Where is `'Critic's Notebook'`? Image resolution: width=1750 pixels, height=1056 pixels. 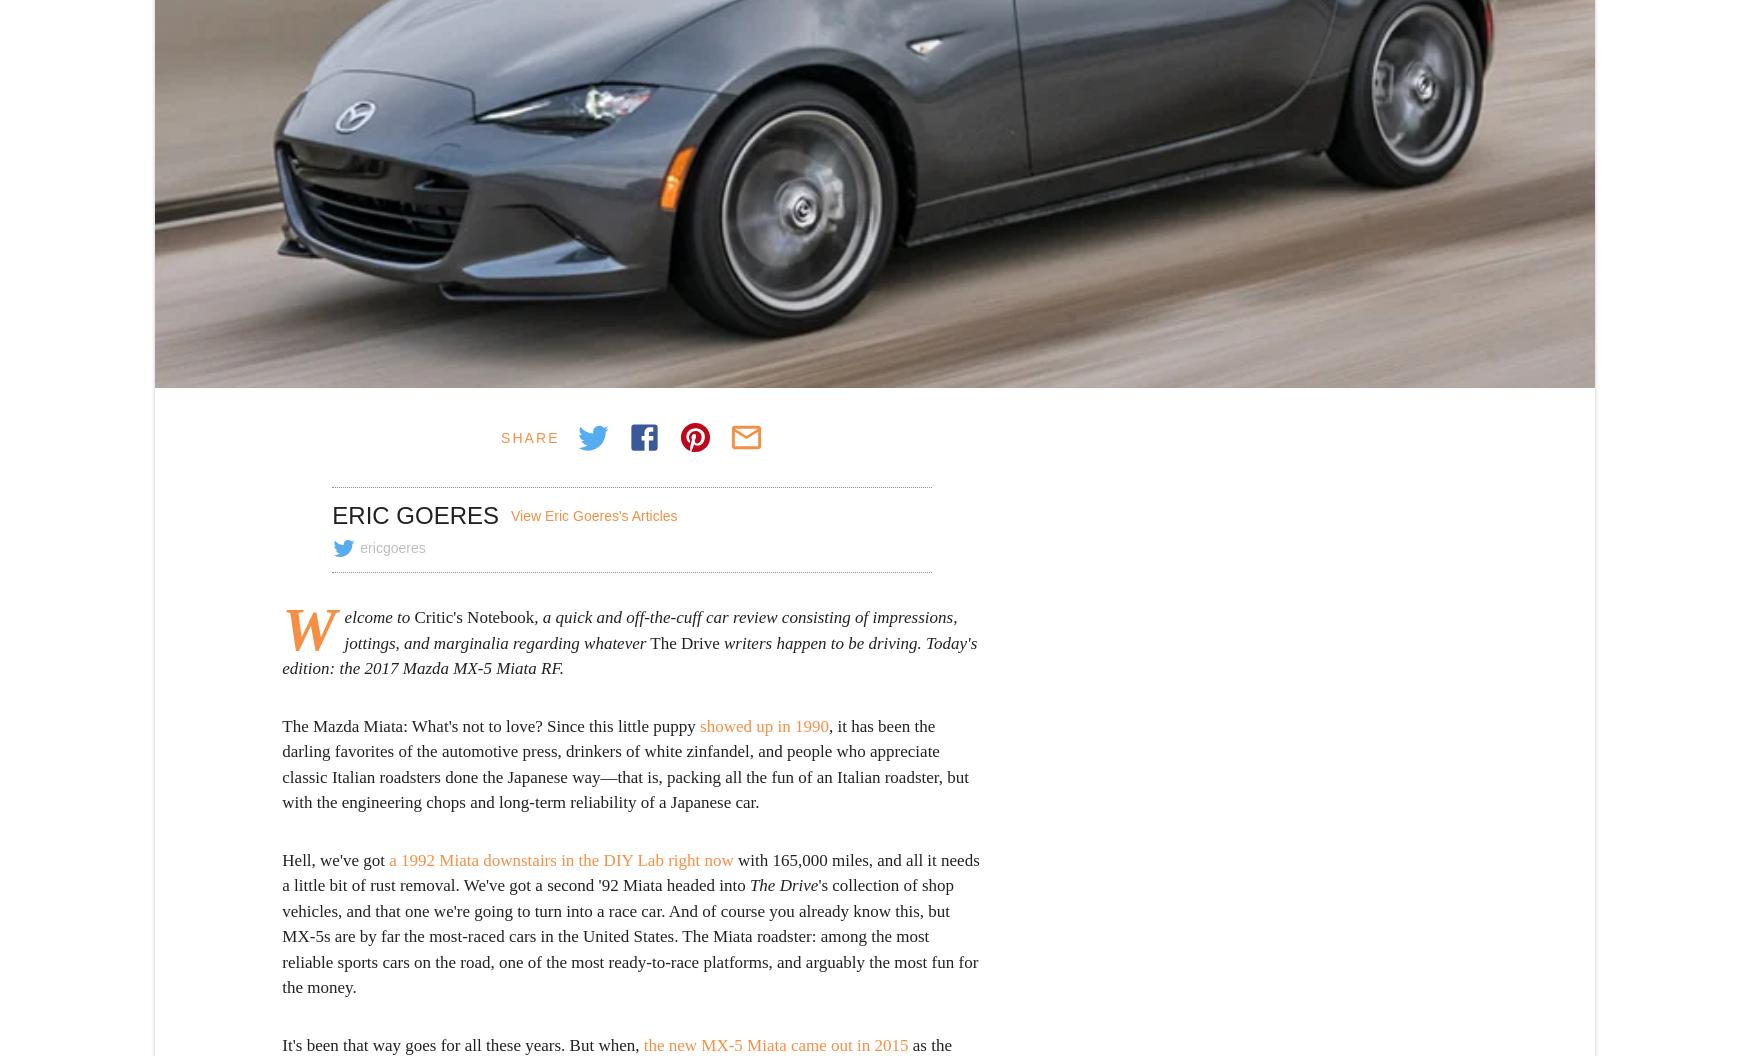 'Critic's Notebook' is located at coordinates (471, 616).